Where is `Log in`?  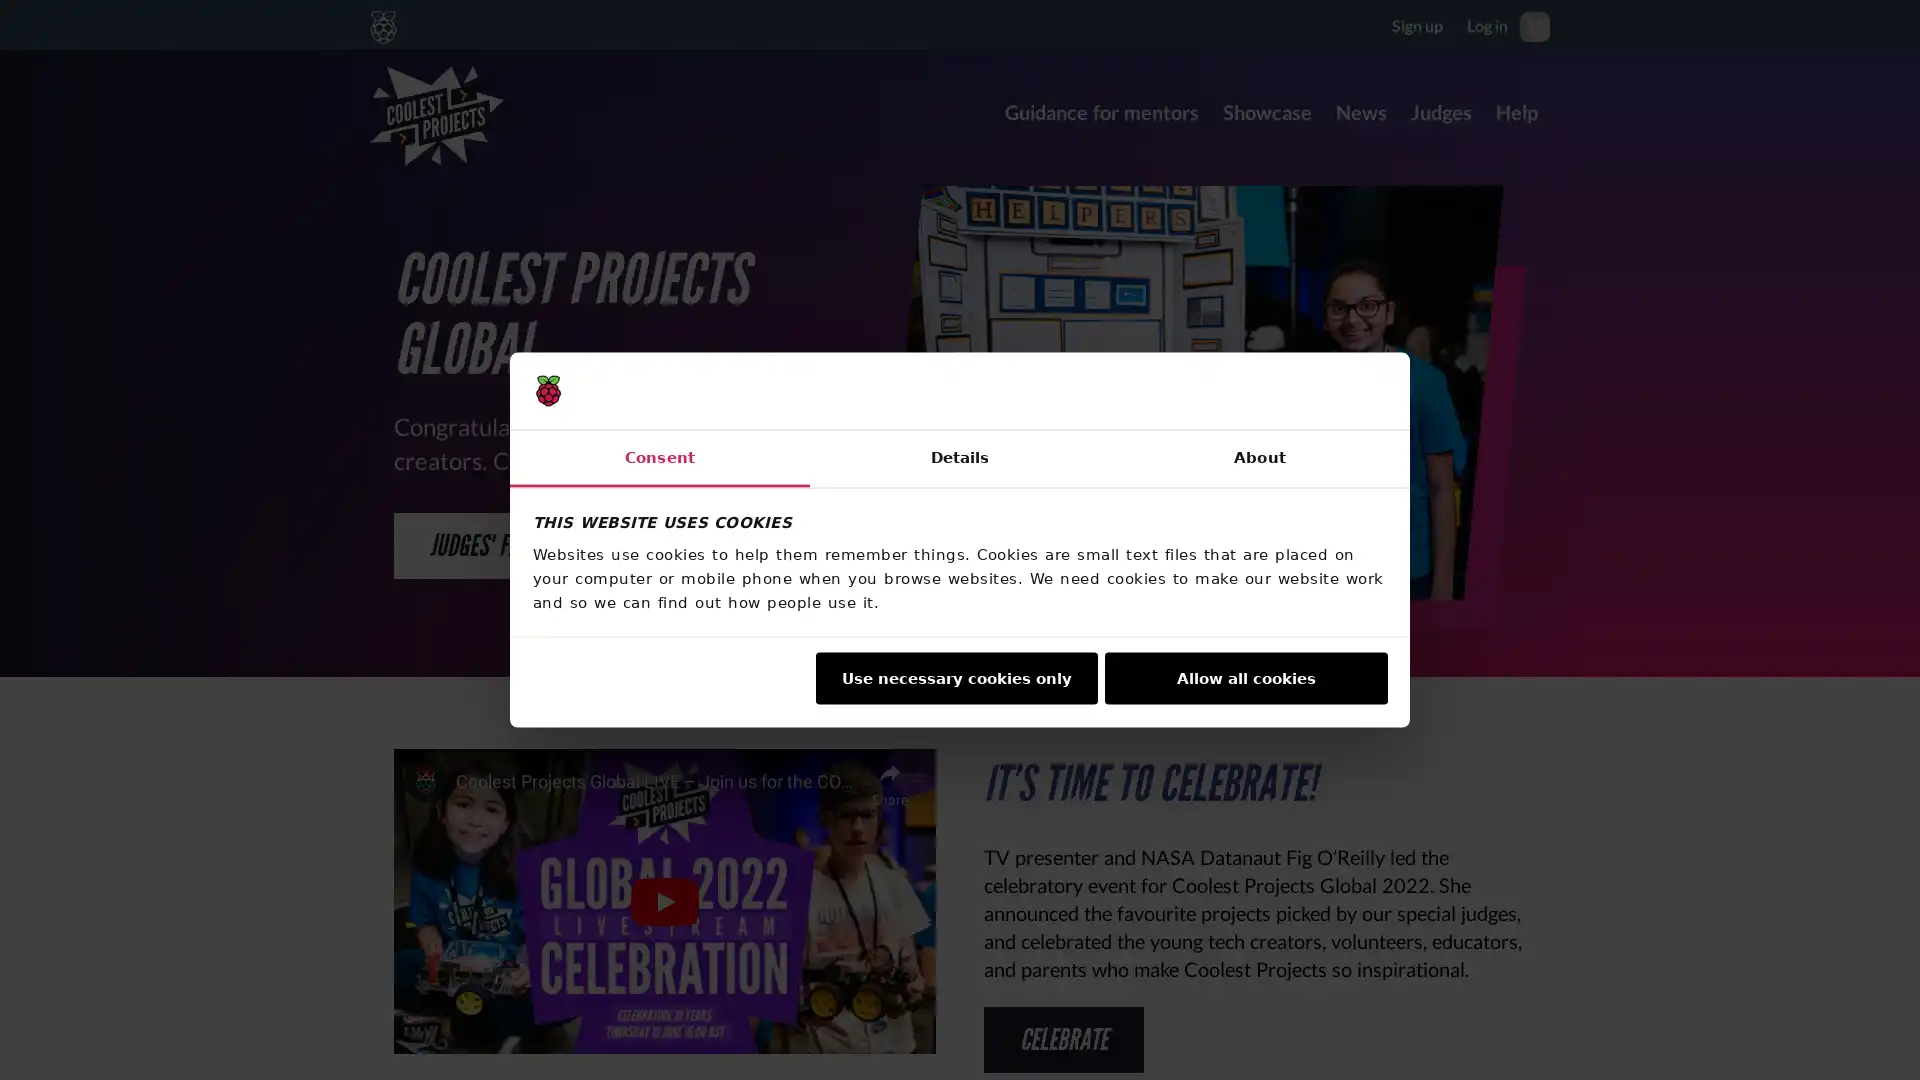
Log in is located at coordinates (1487, 24).